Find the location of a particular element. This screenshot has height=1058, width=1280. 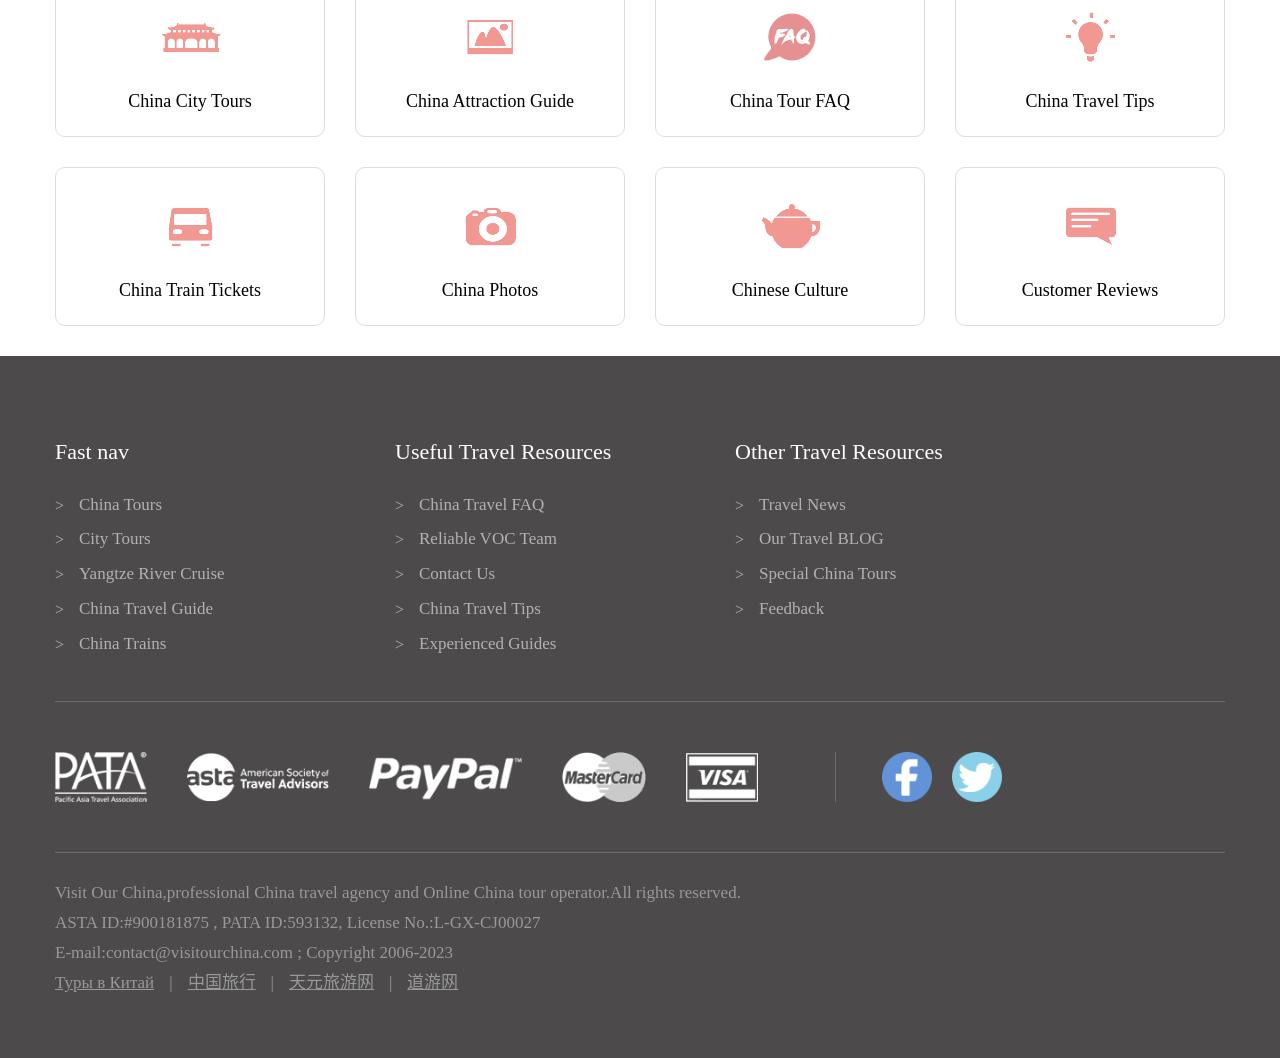

'Our Travel BLOG' is located at coordinates (820, 538).